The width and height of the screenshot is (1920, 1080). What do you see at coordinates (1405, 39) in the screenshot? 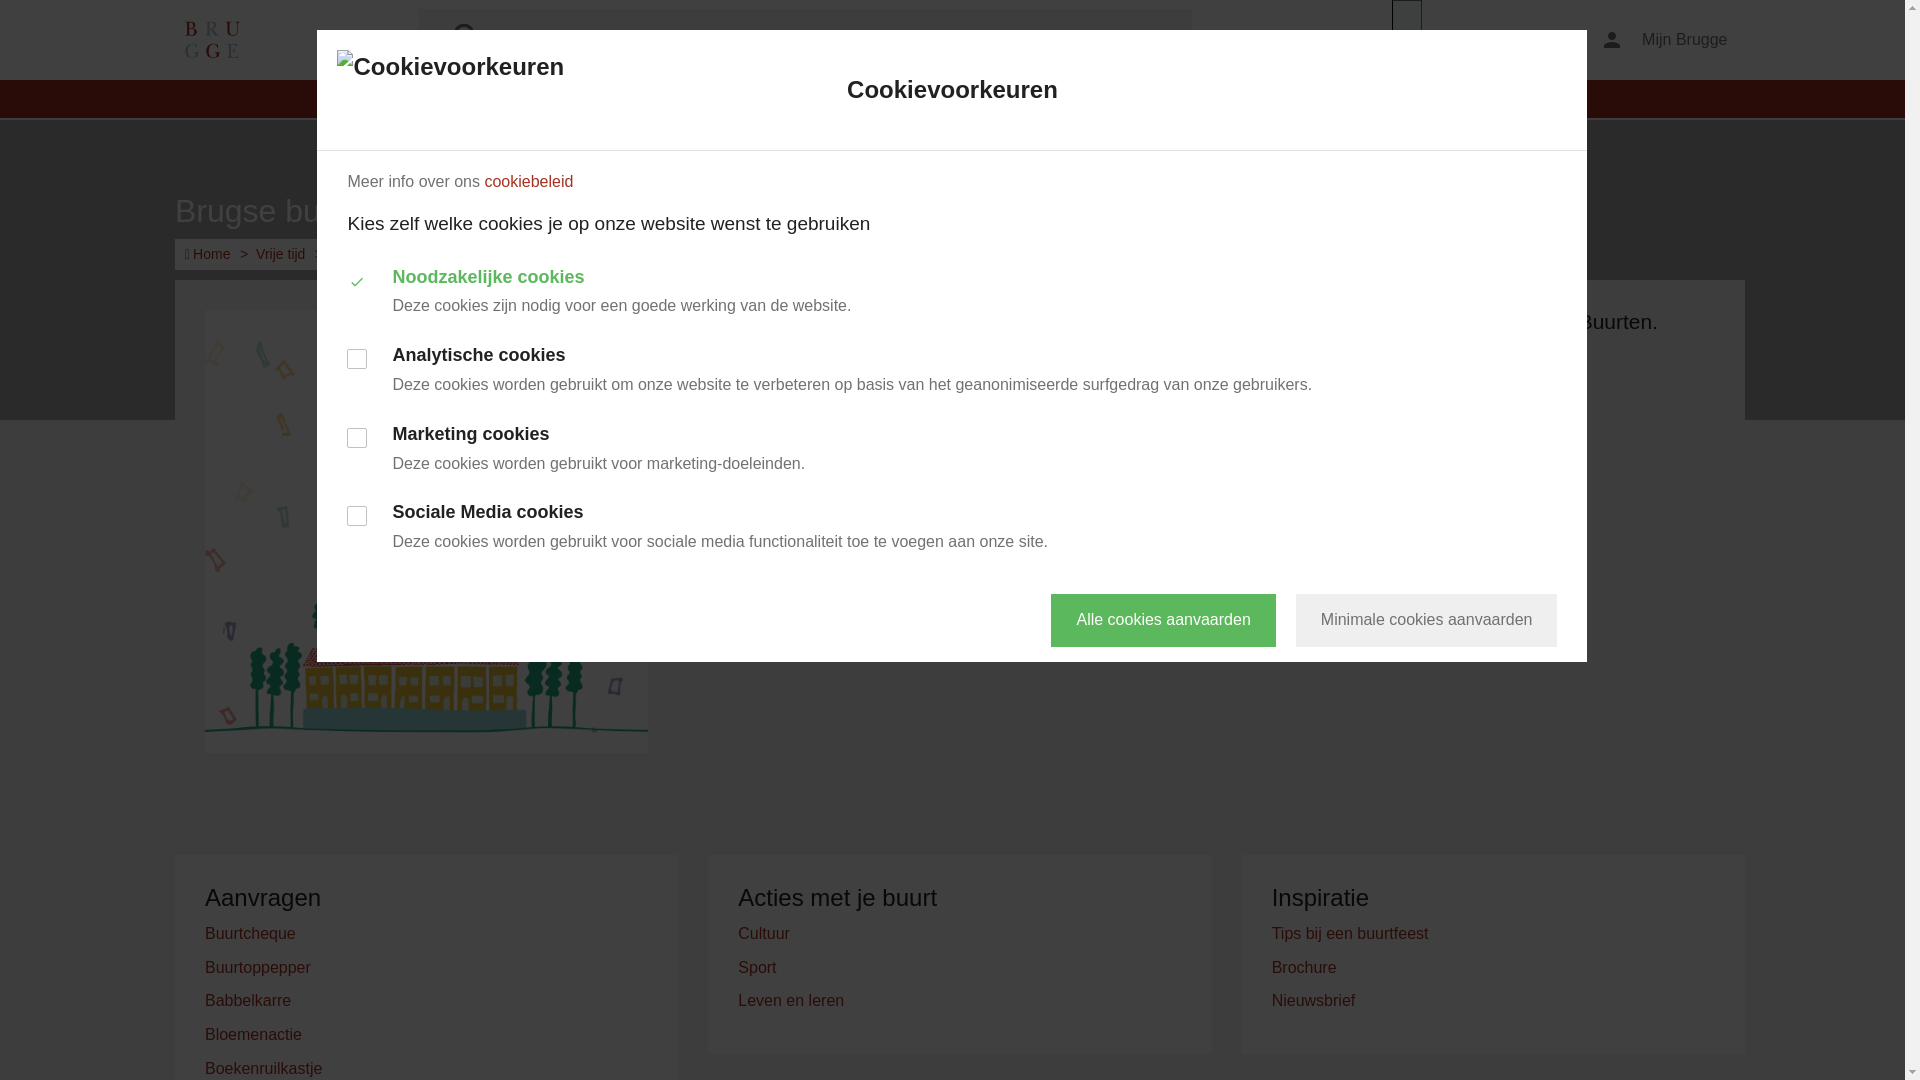
I see `'webReader menu'` at bounding box center [1405, 39].